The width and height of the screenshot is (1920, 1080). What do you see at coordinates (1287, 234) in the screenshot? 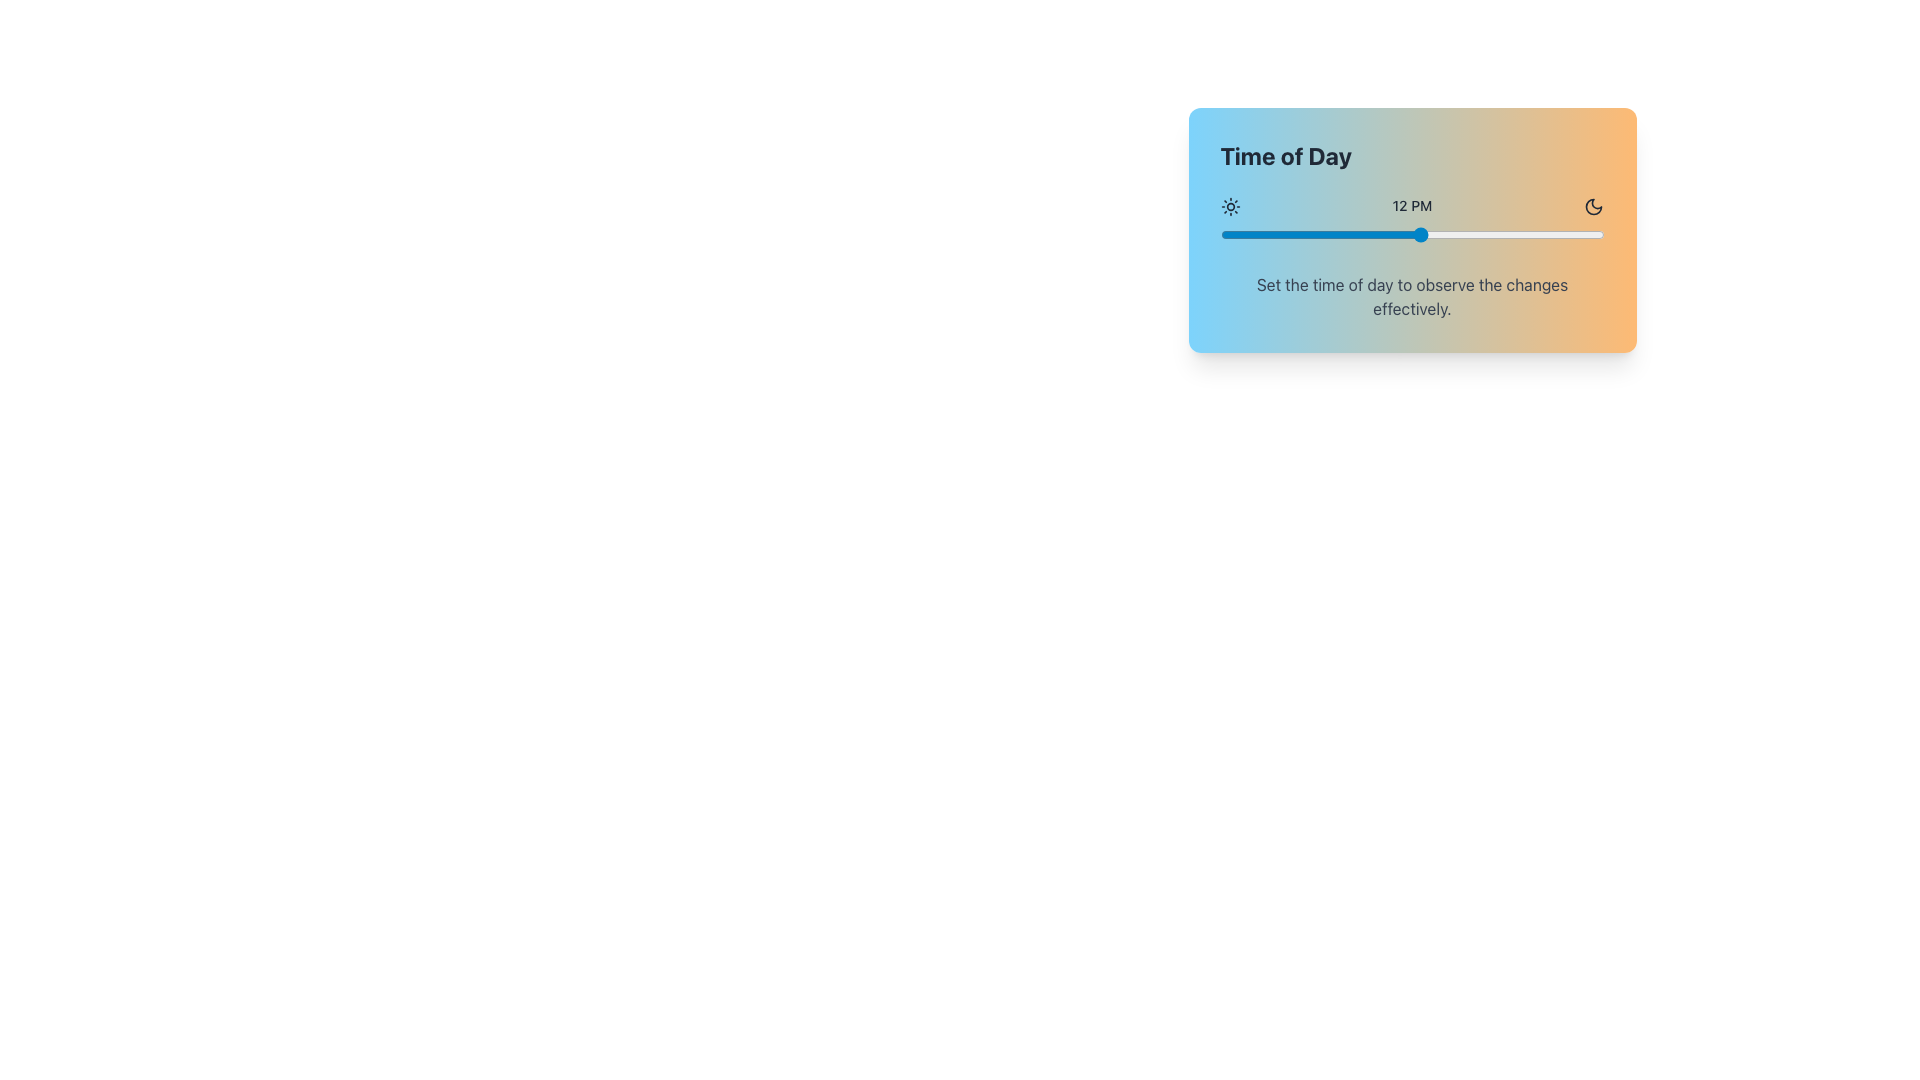
I see `the time of day` at bounding box center [1287, 234].